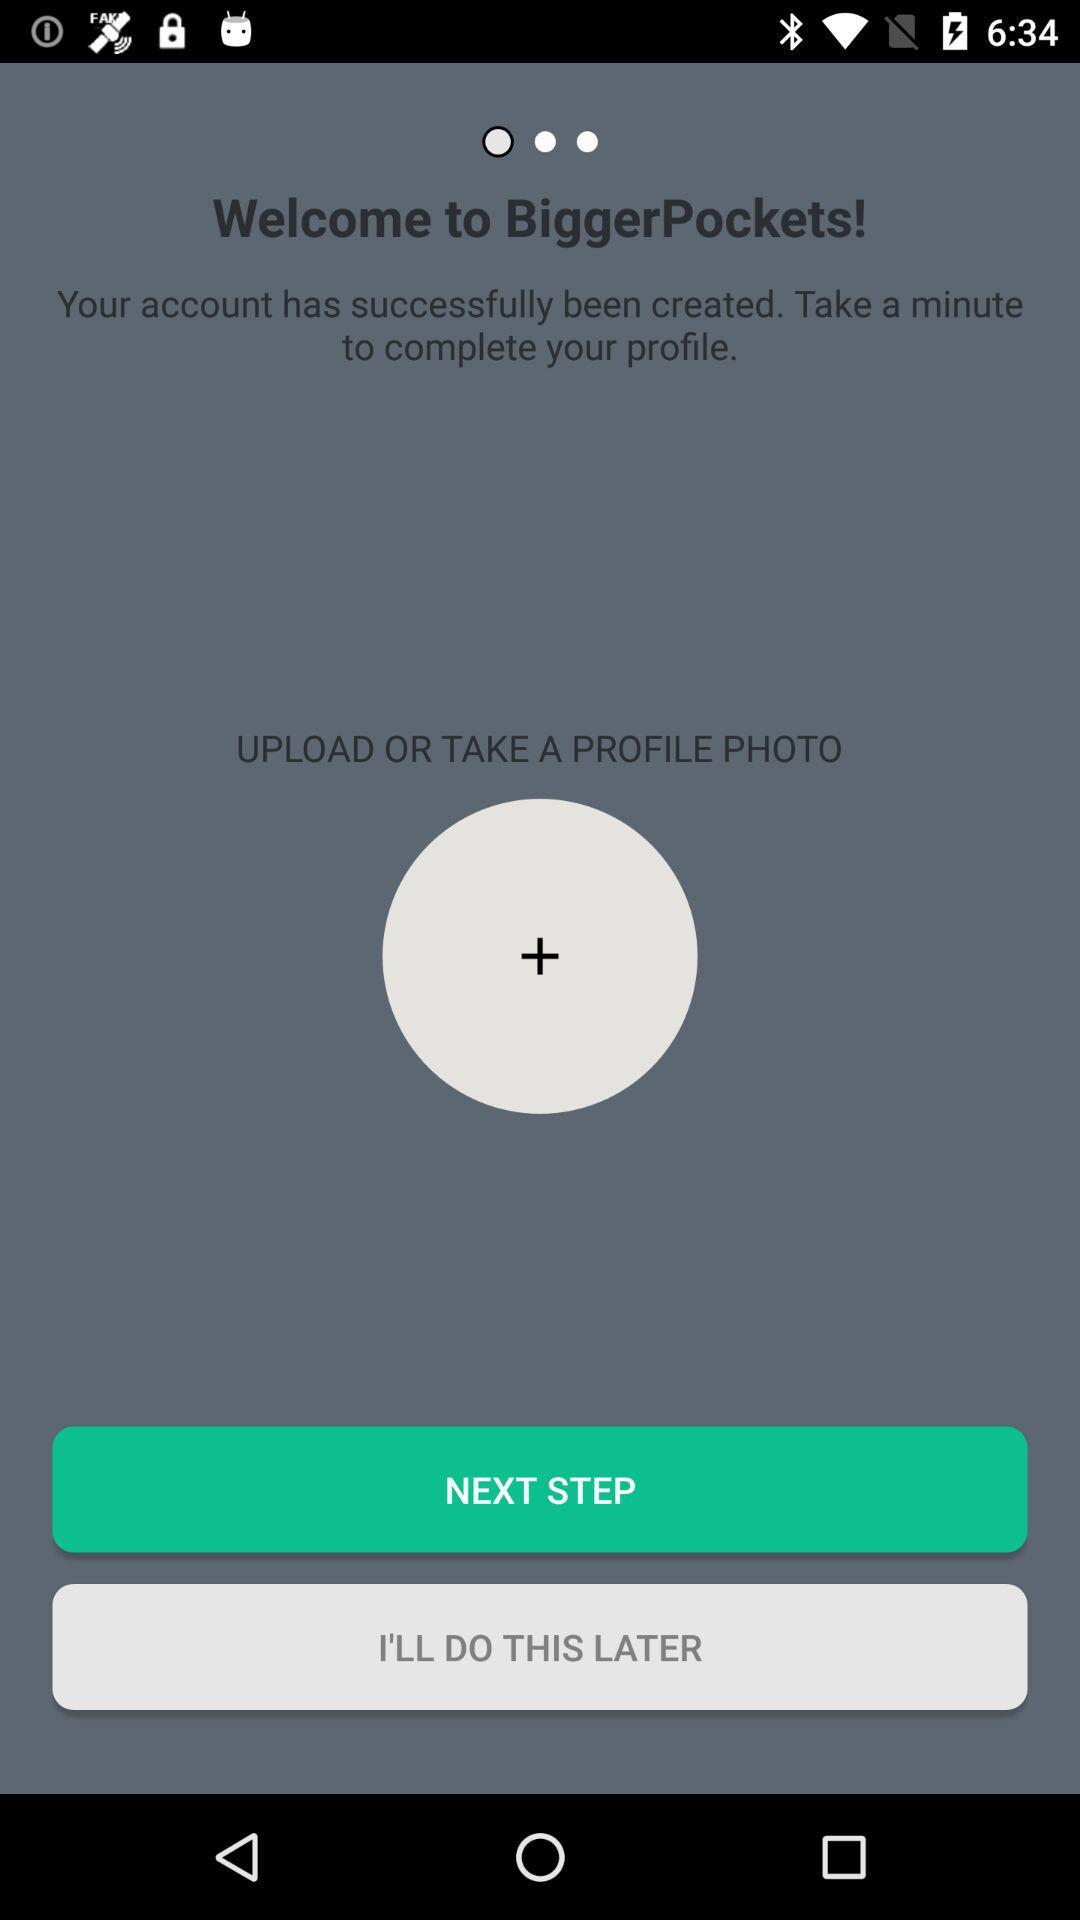 This screenshot has width=1080, height=1920. Describe the element at coordinates (540, 955) in the screenshot. I see `the item above the next step` at that location.